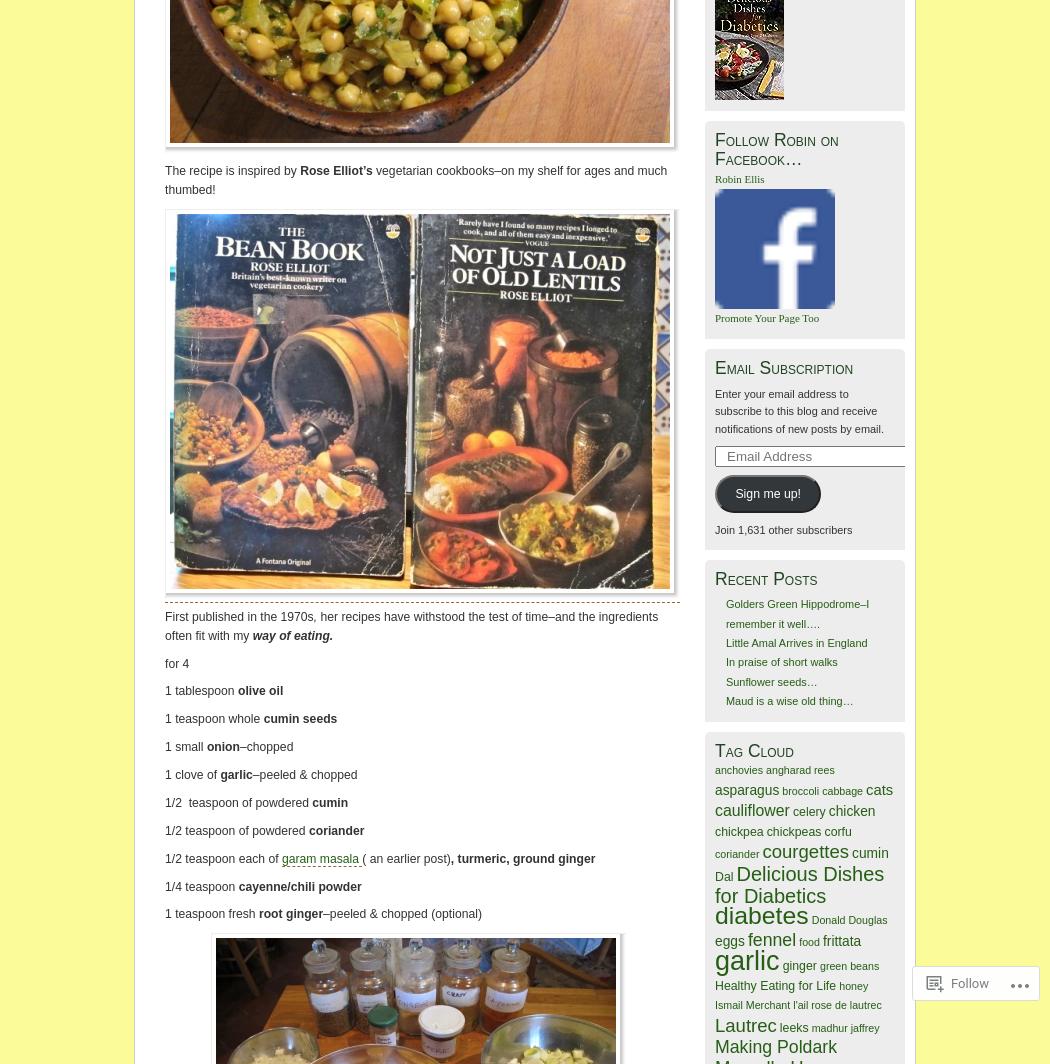 This screenshot has height=1064, width=1050. What do you see at coordinates (714, 1024) in the screenshot?
I see `'Lautrec'` at bounding box center [714, 1024].